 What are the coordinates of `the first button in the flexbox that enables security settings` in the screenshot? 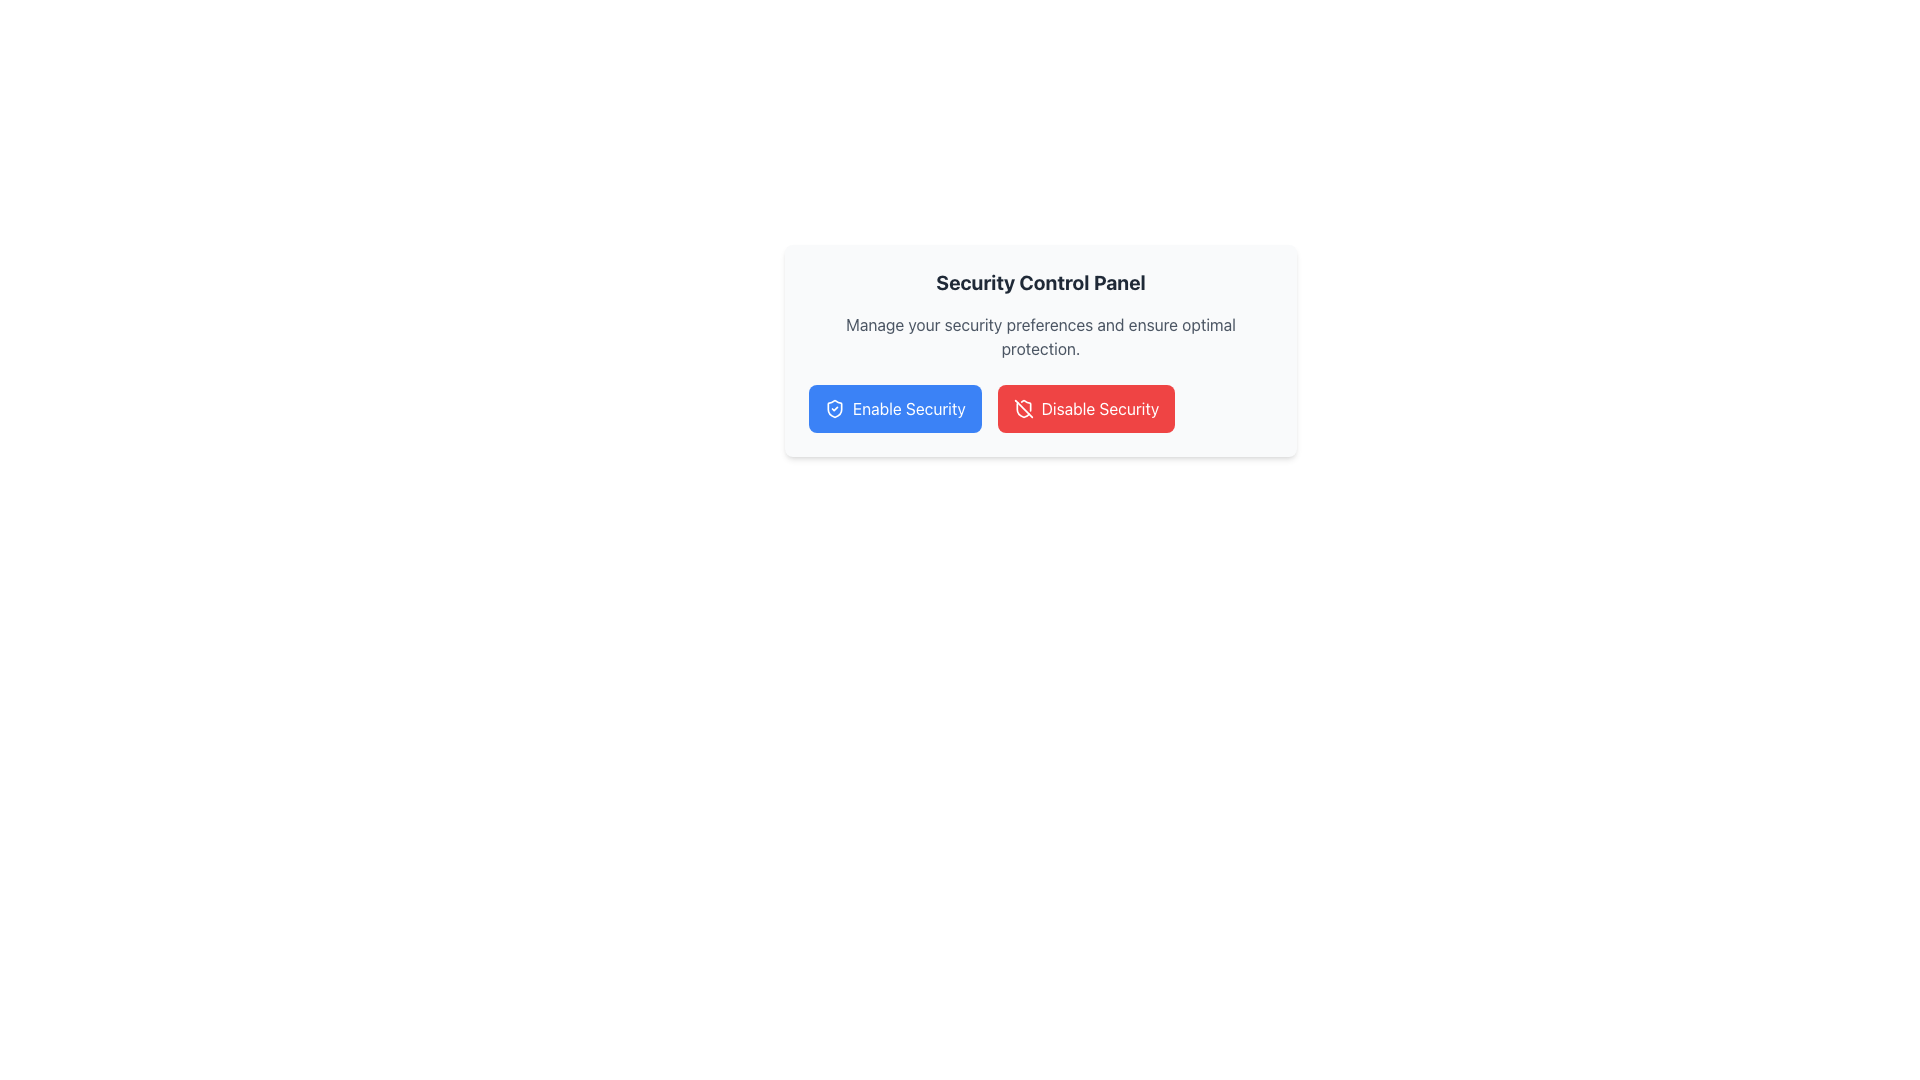 It's located at (894, 407).